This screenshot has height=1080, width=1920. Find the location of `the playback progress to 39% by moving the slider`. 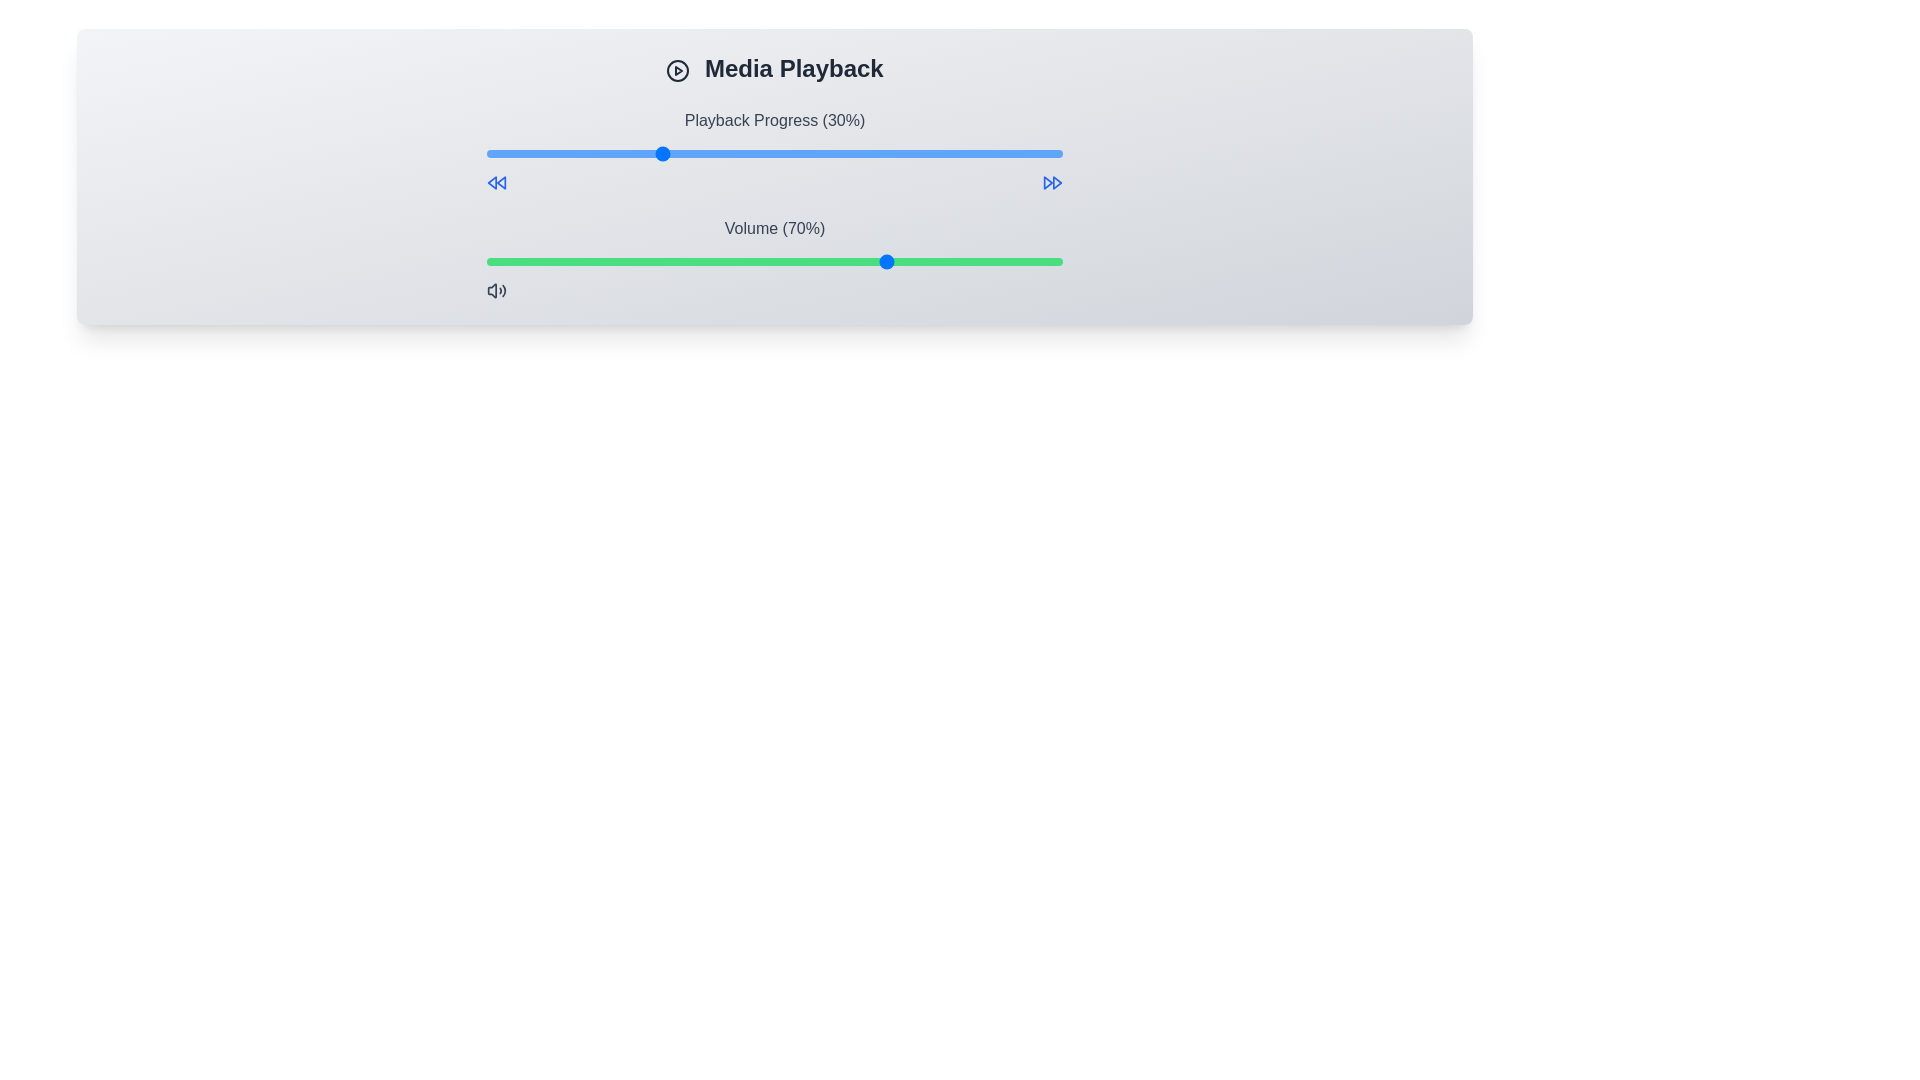

the playback progress to 39% by moving the slider is located at coordinates (711, 153).